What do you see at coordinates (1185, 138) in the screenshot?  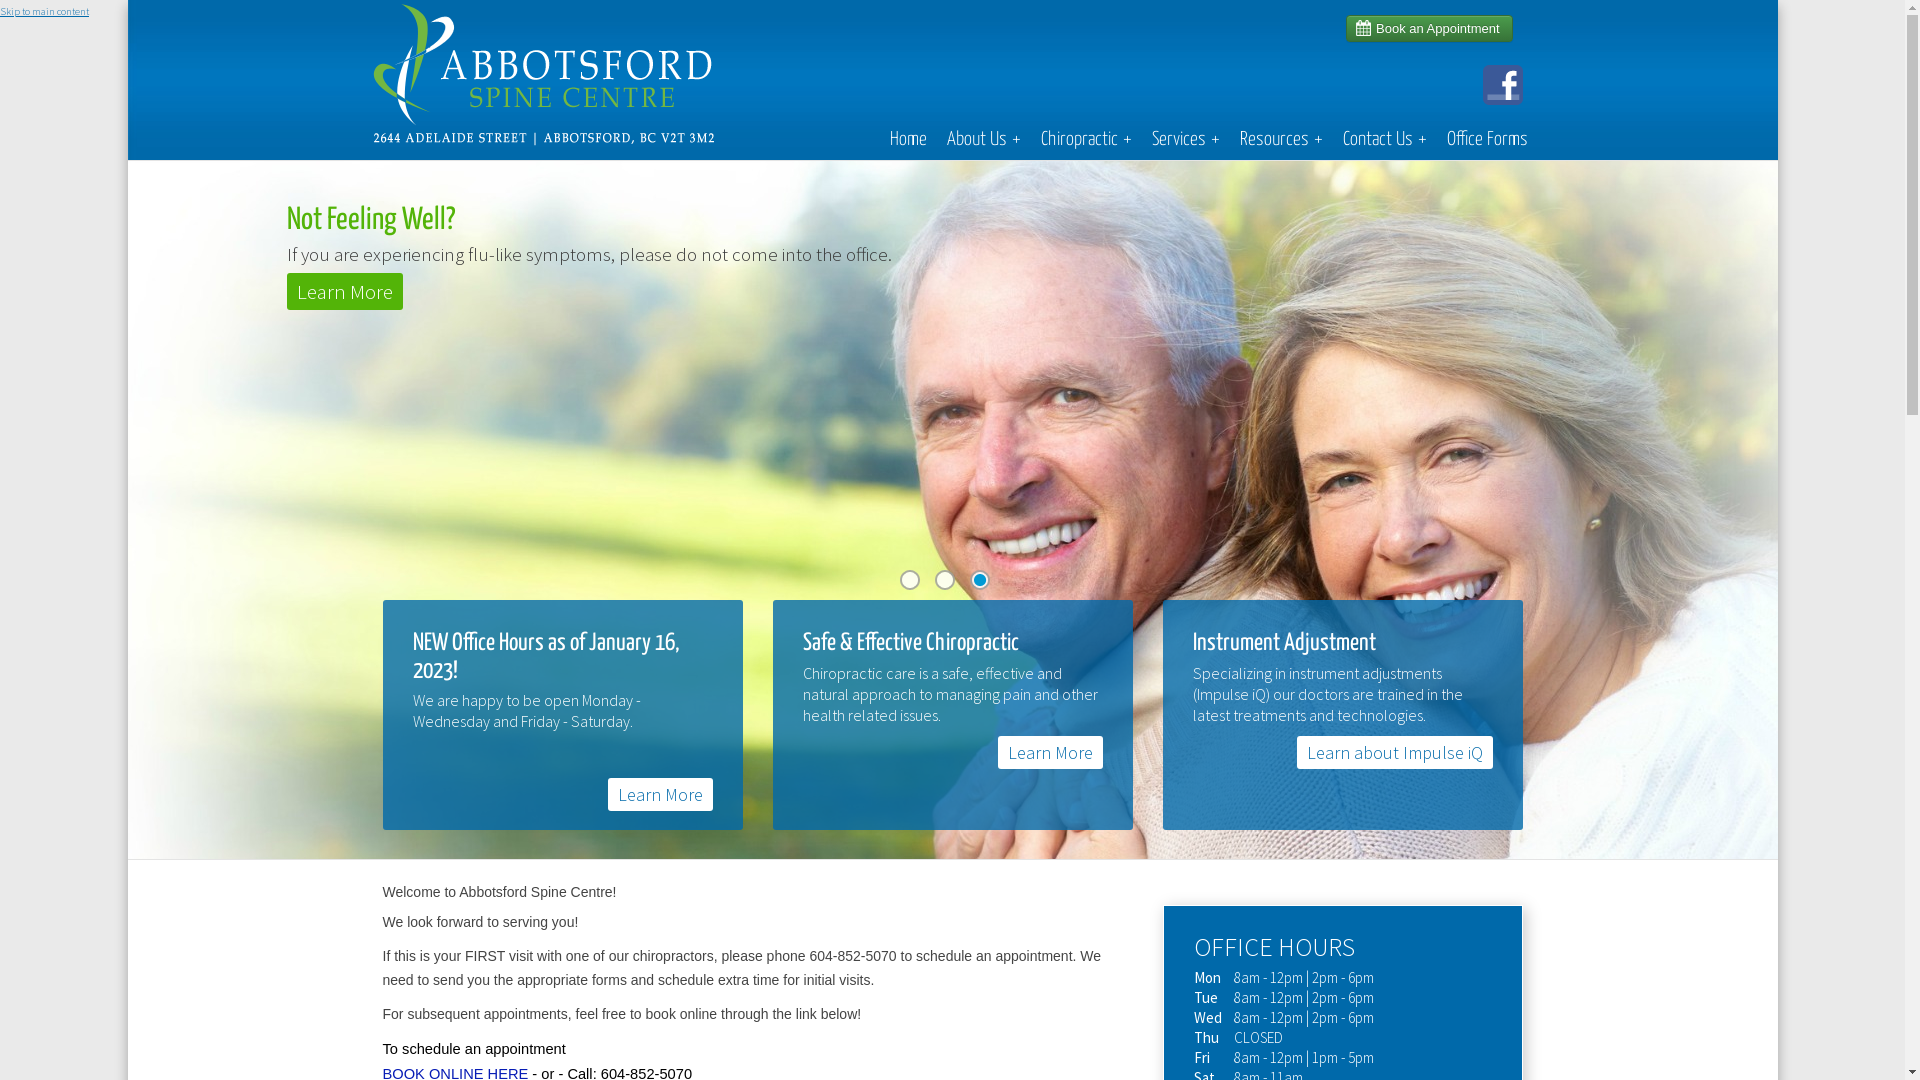 I see `'Services+'` at bounding box center [1185, 138].